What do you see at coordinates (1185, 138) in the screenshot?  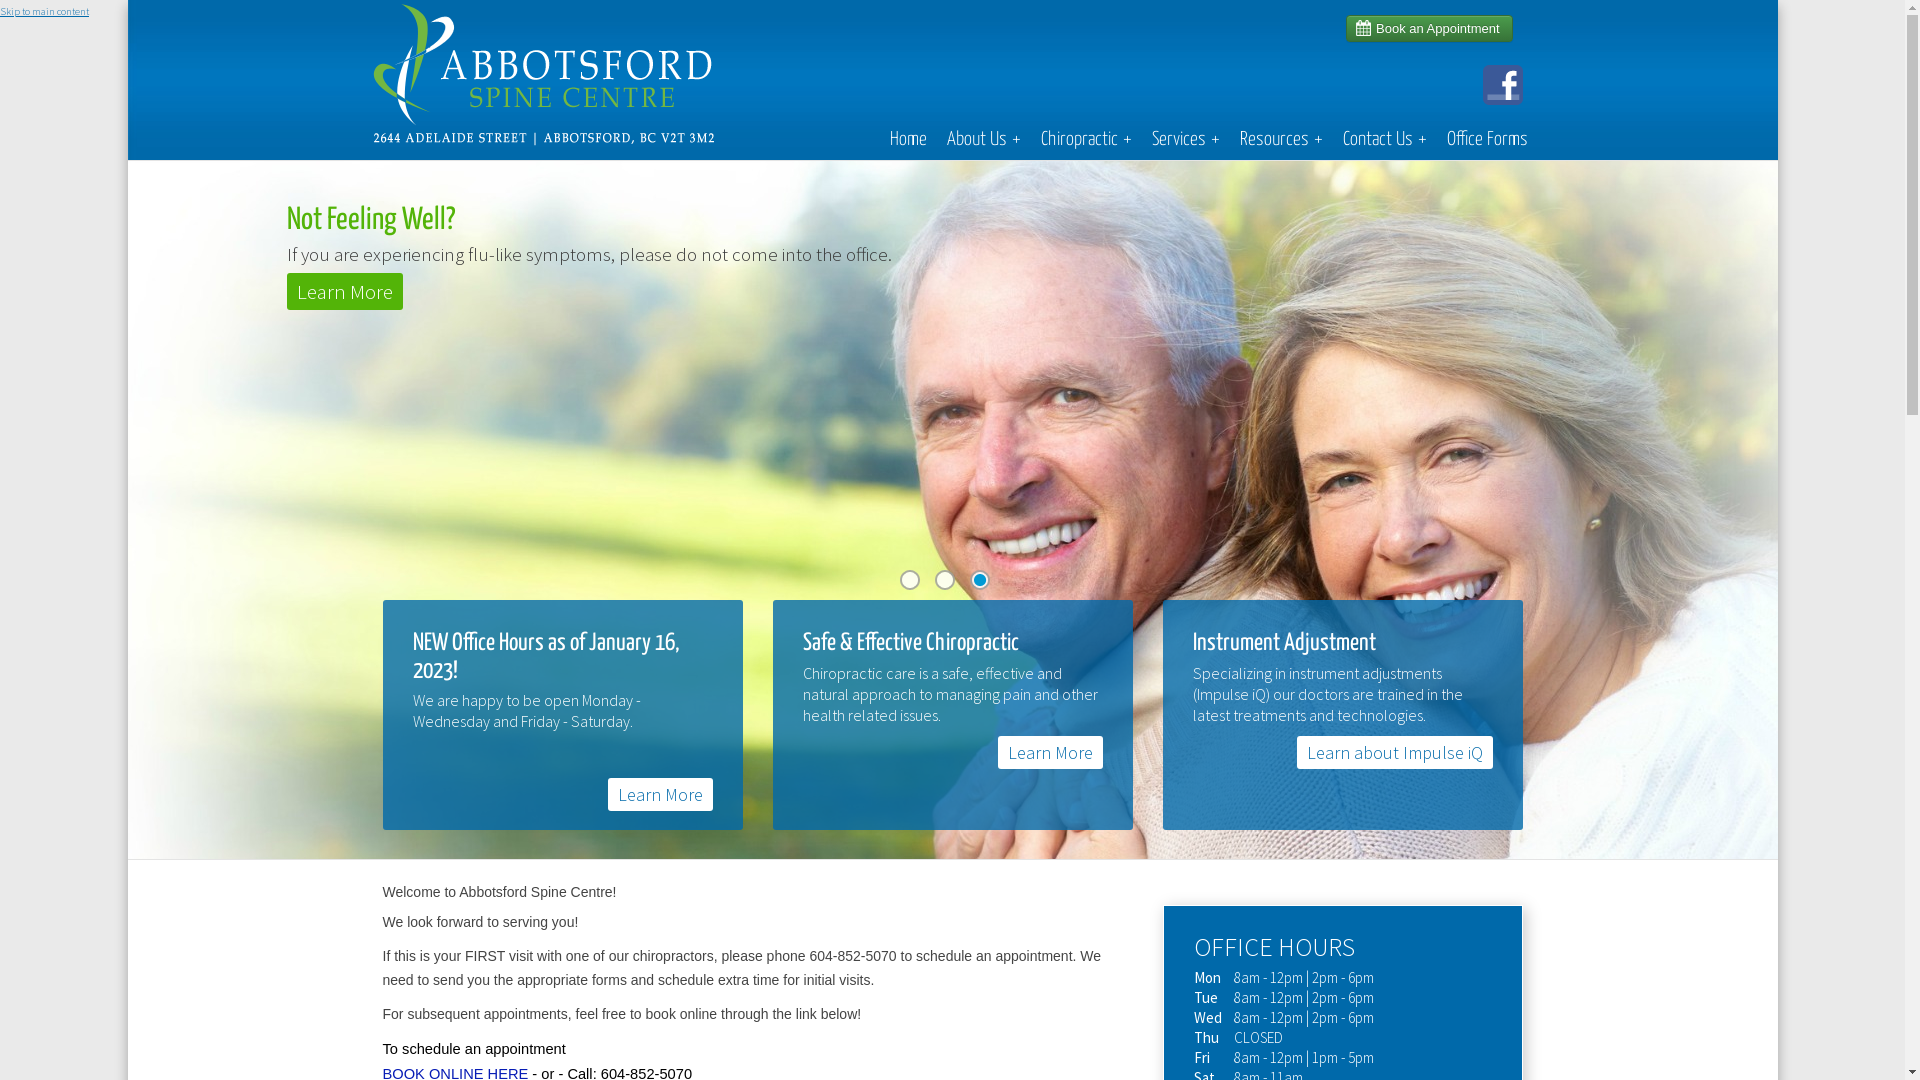 I see `'Services+'` at bounding box center [1185, 138].